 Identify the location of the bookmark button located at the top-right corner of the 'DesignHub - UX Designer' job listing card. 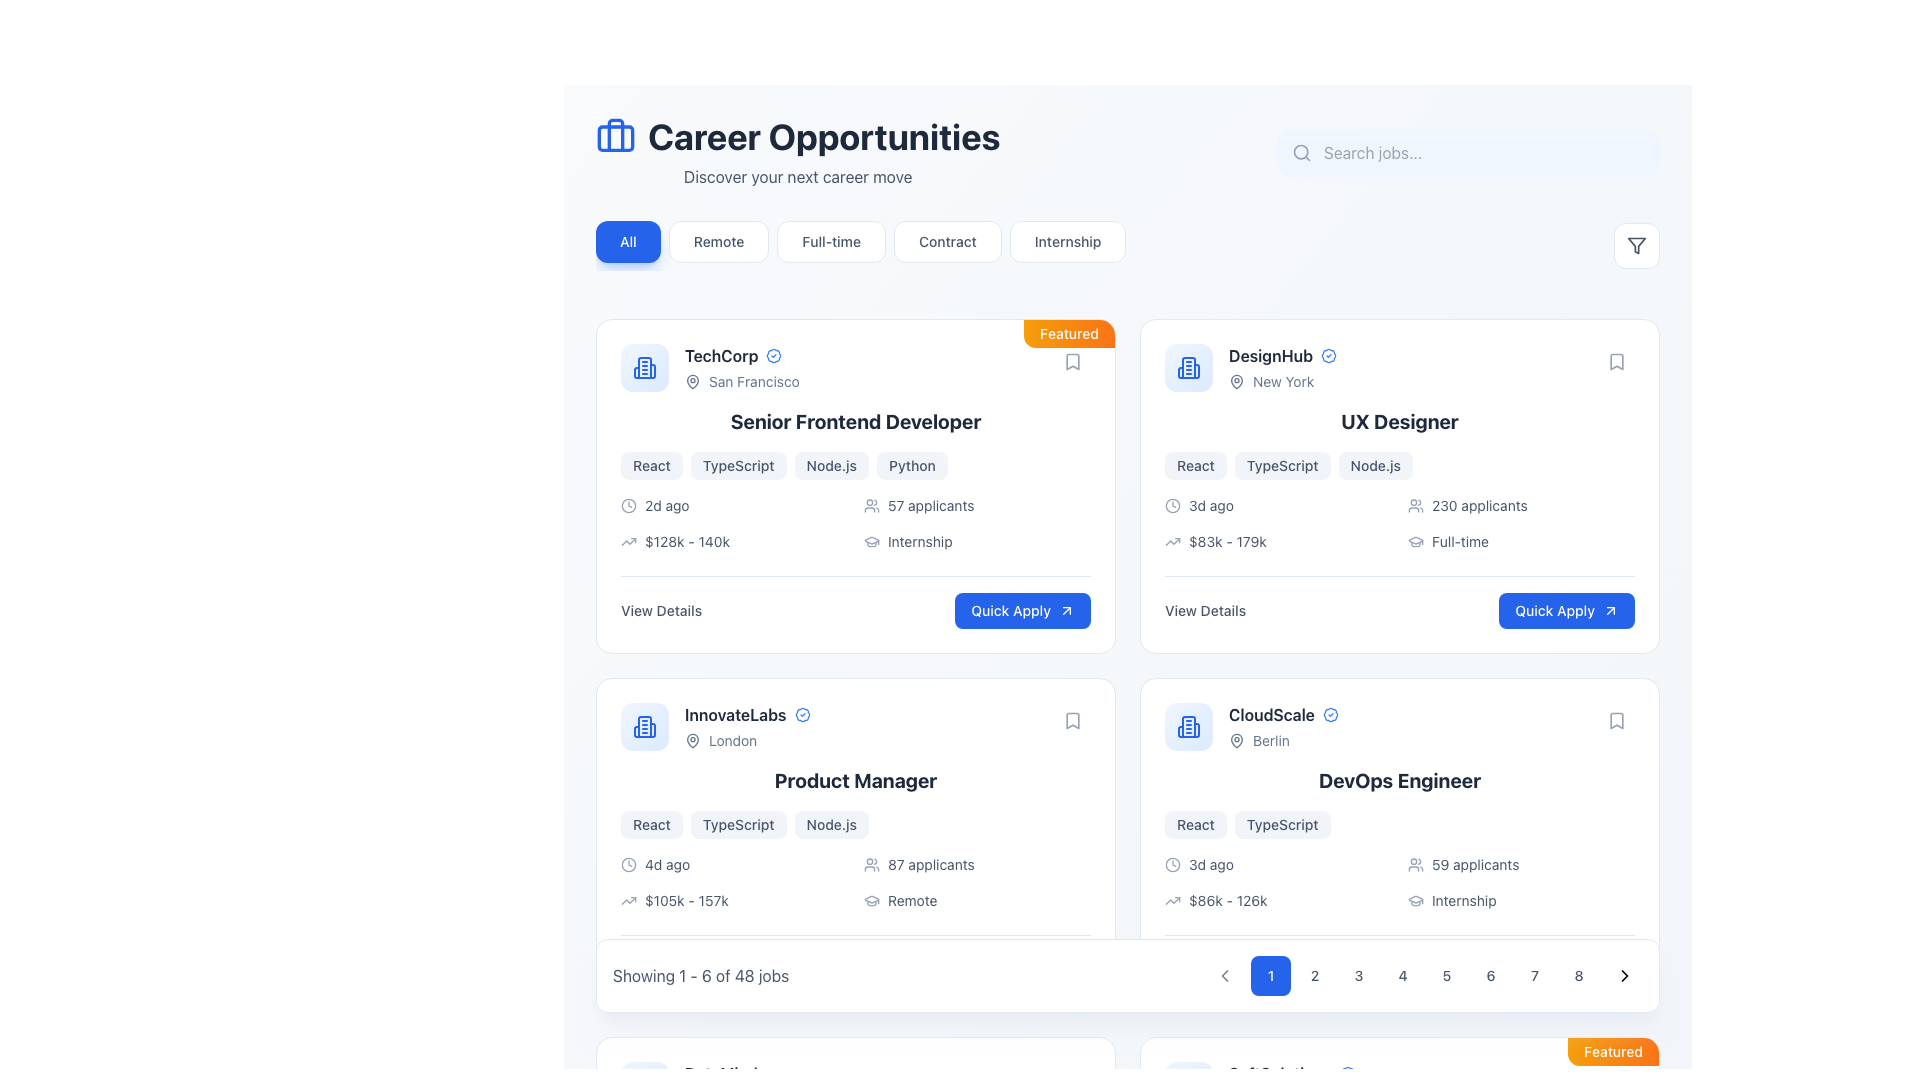
(1617, 362).